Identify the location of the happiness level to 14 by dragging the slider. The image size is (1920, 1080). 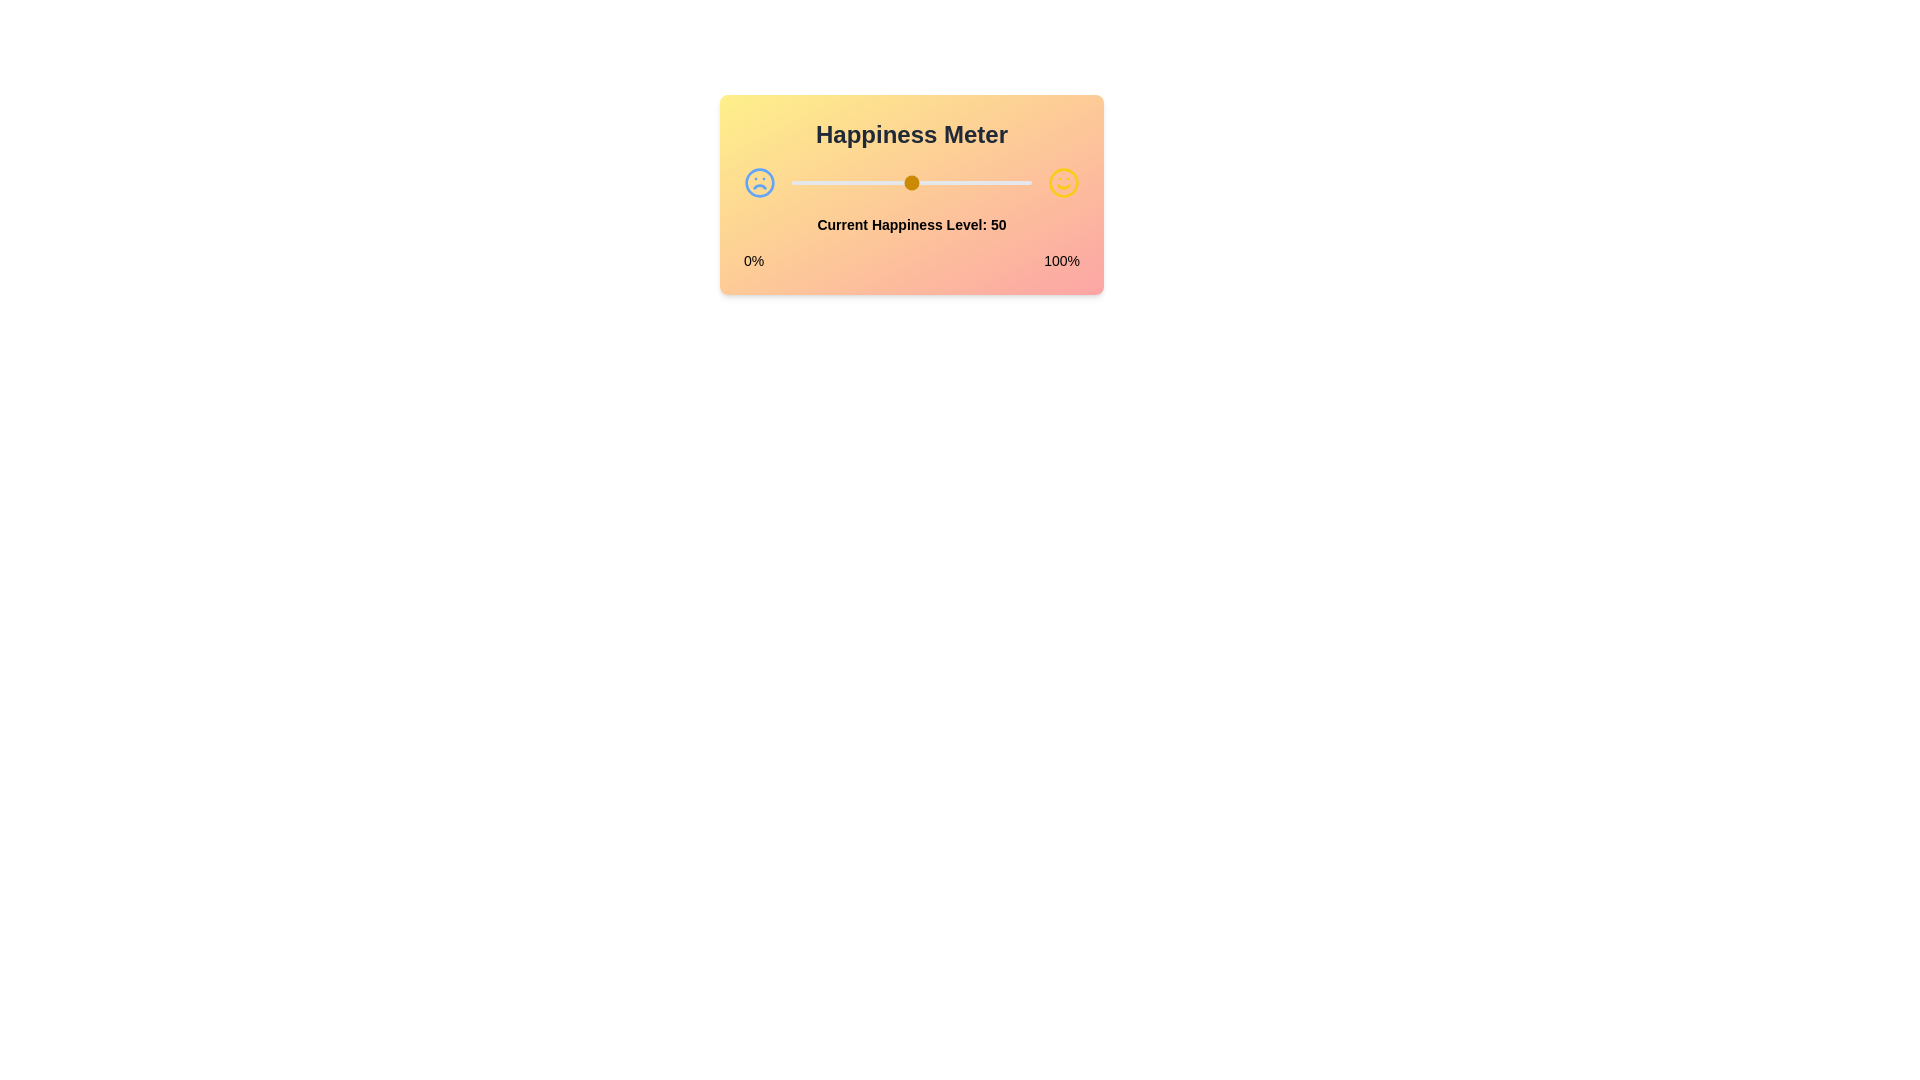
(825, 182).